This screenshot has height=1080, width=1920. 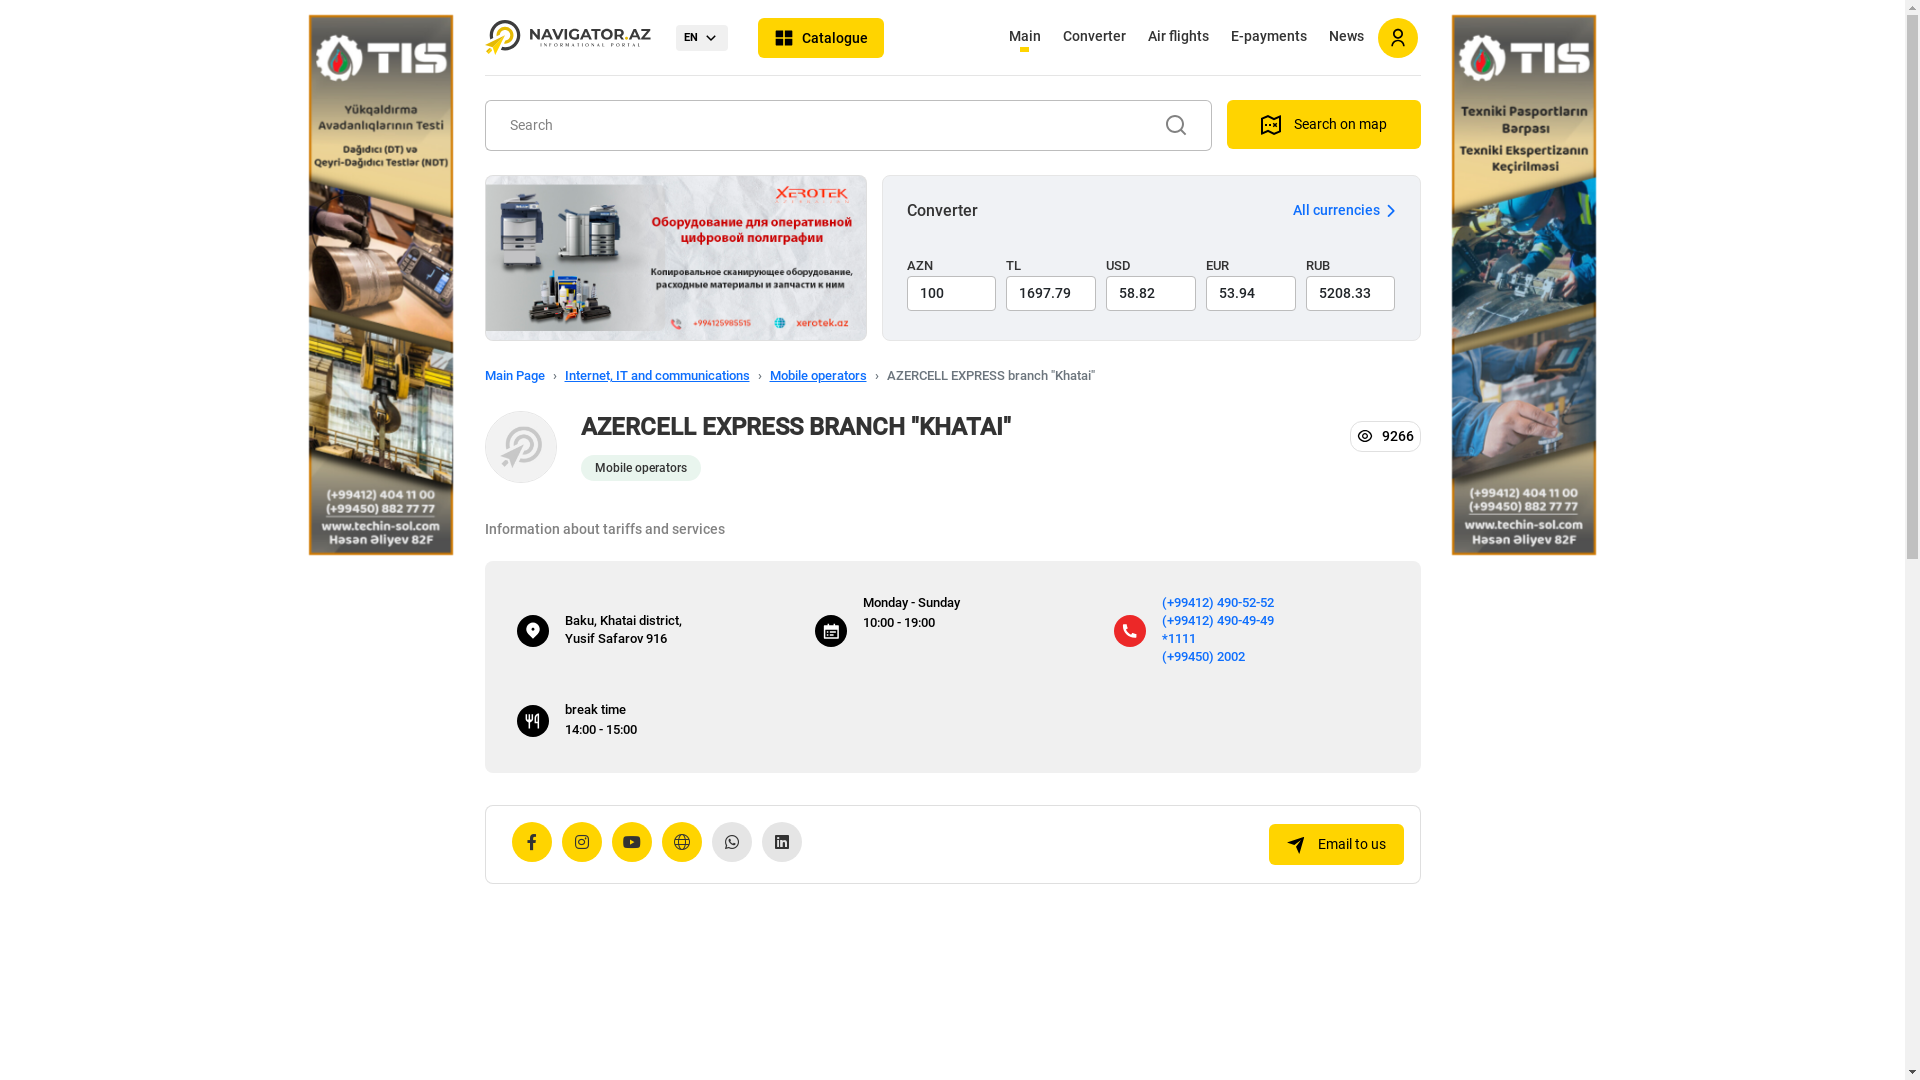 What do you see at coordinates (999, 38) in the screenshot?
I see `'Main'` at bounding box center [999, 38].